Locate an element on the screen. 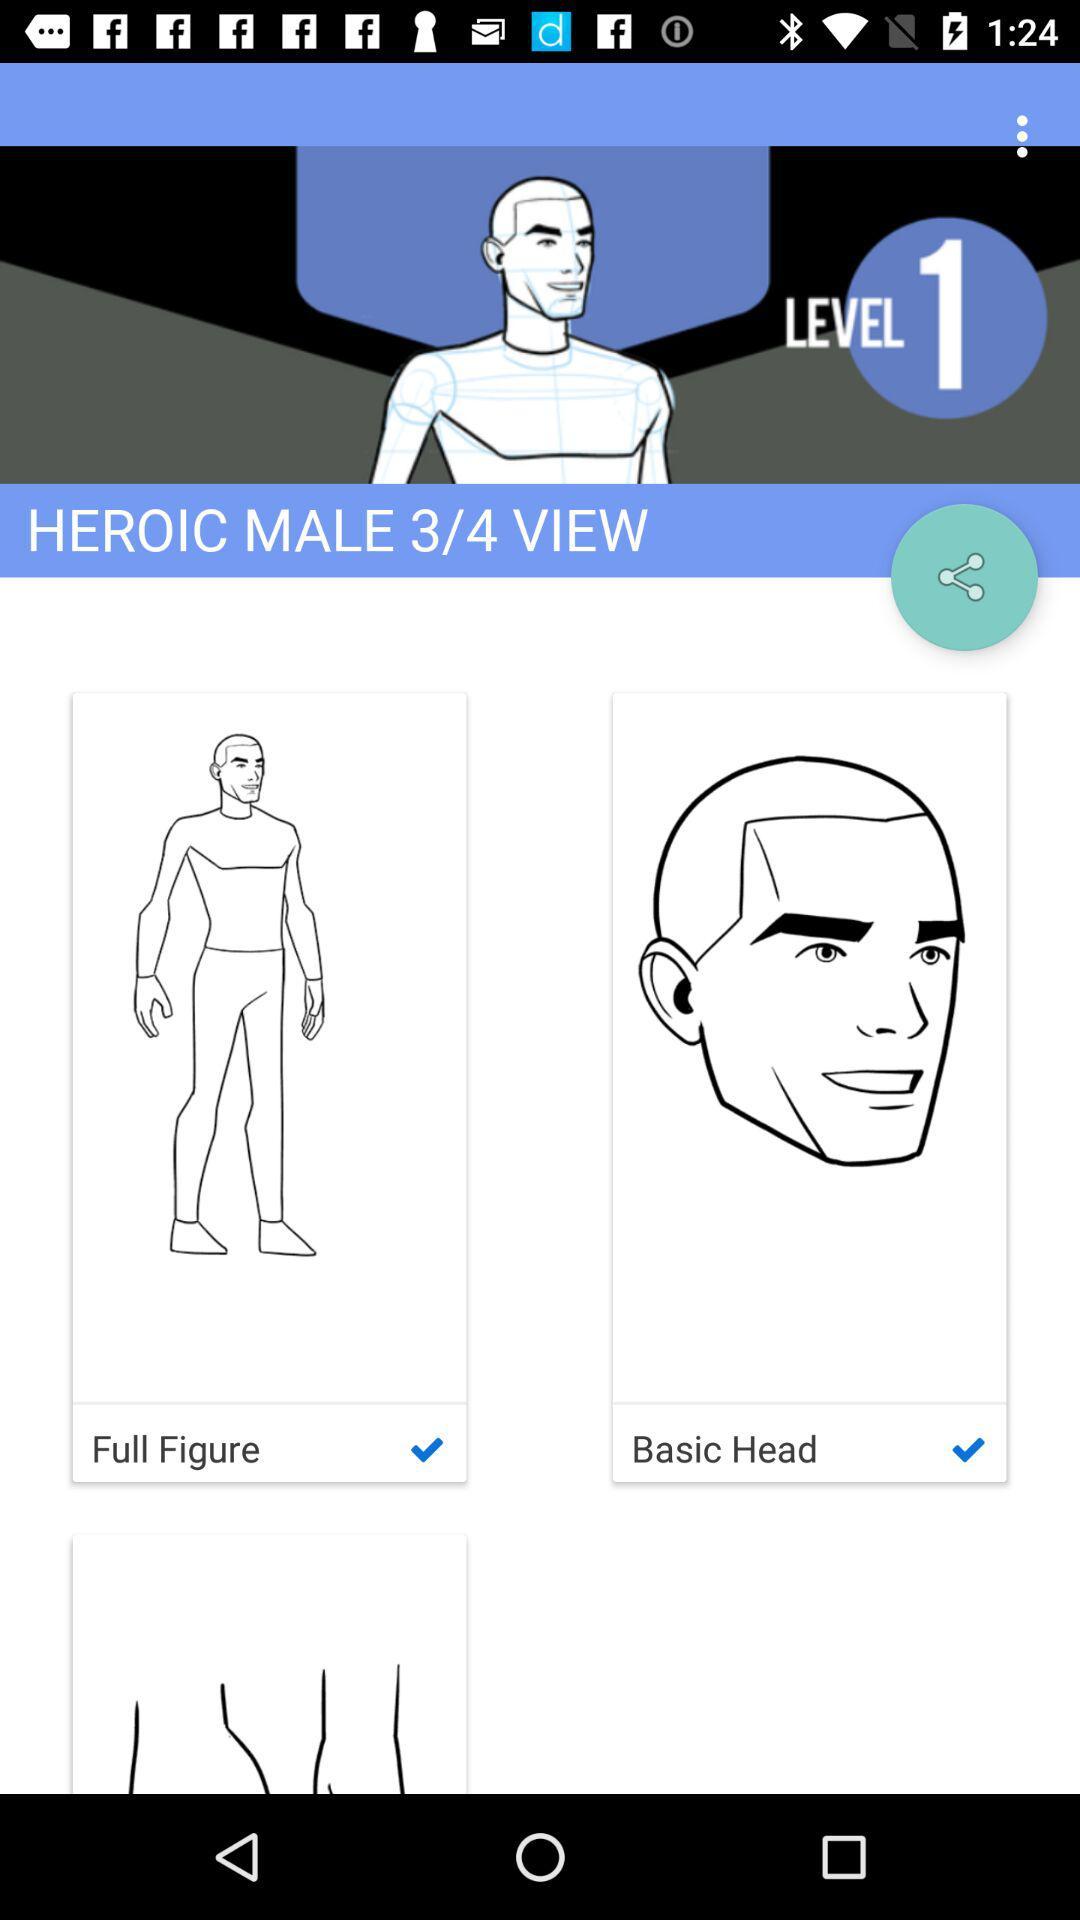 This screenshot has height=1920, width=1080. the icon share is located at coordinates (963, 576).